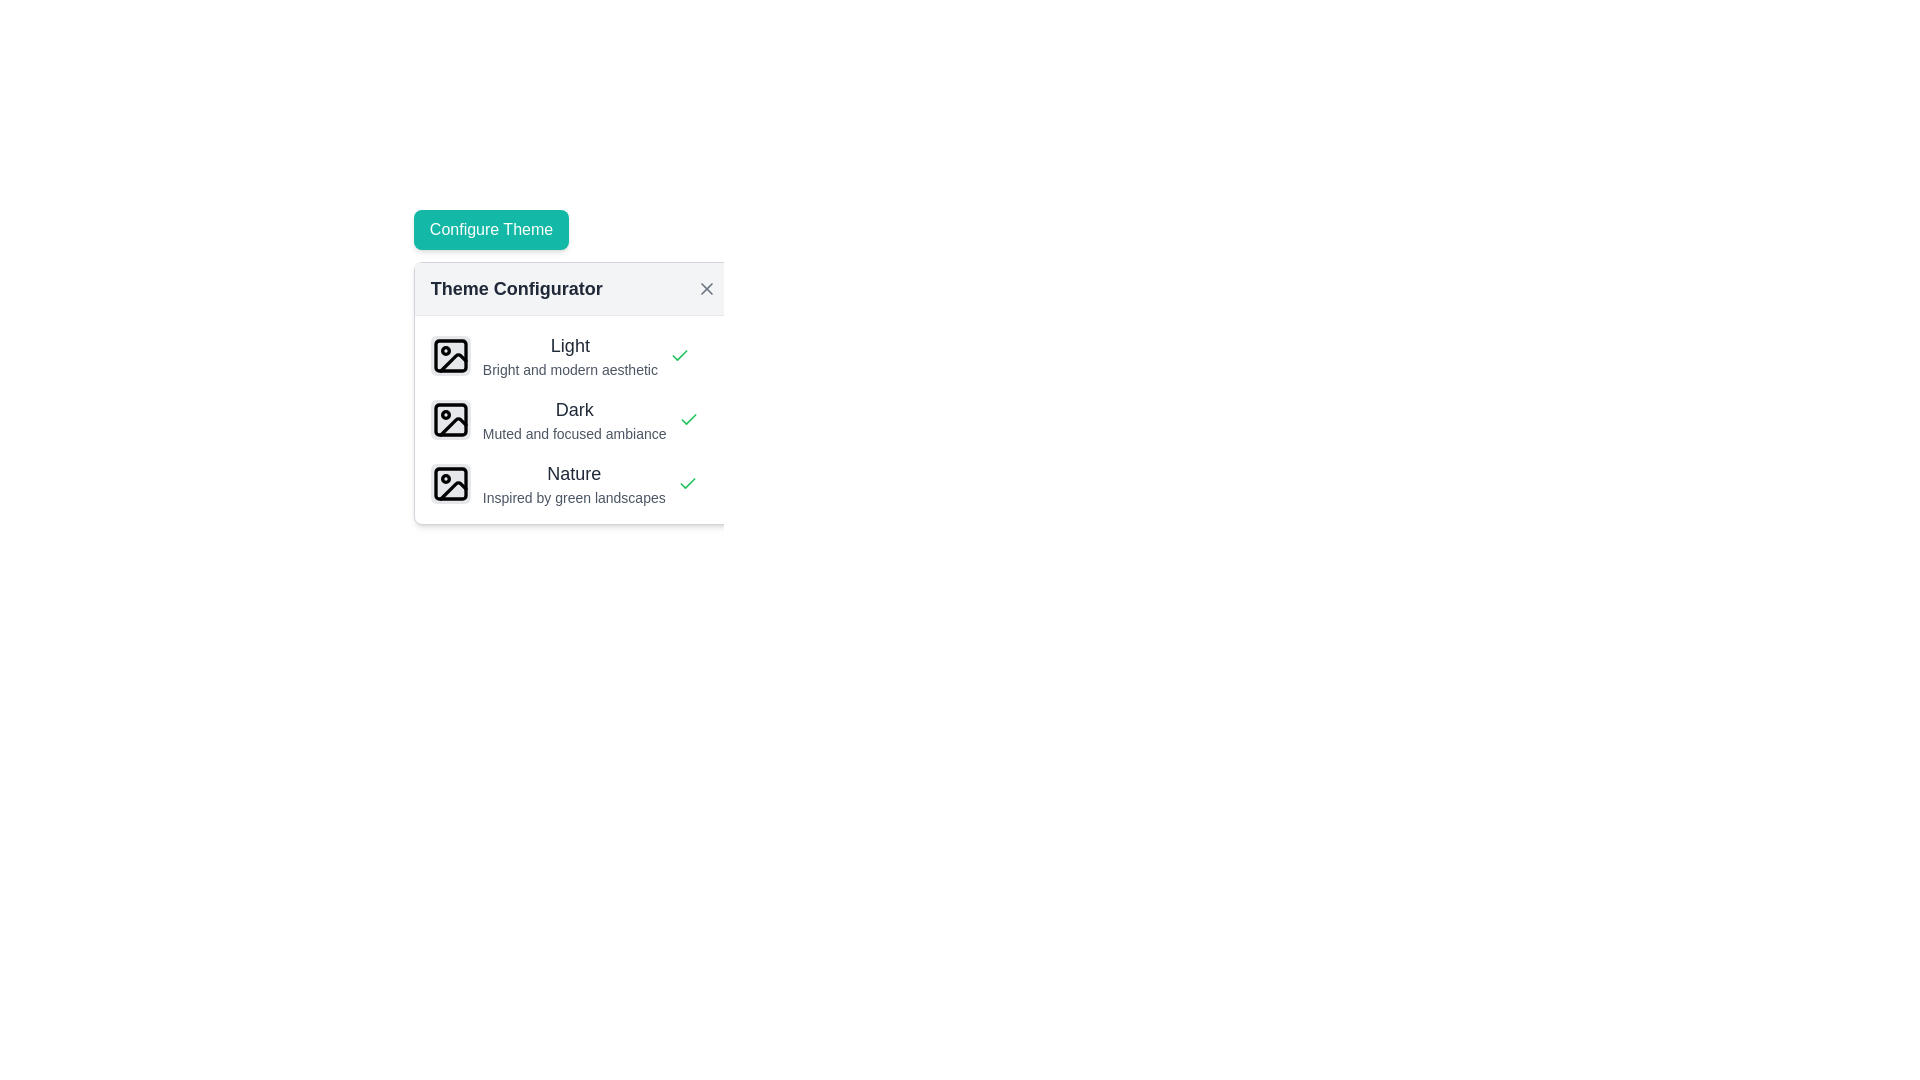 This screenshot has width=1920, height=1080. I want to click on the 'X' icon (Close Button) located at the top-right corner of the 'Theme Configurator' header bar, so click(706, 289).